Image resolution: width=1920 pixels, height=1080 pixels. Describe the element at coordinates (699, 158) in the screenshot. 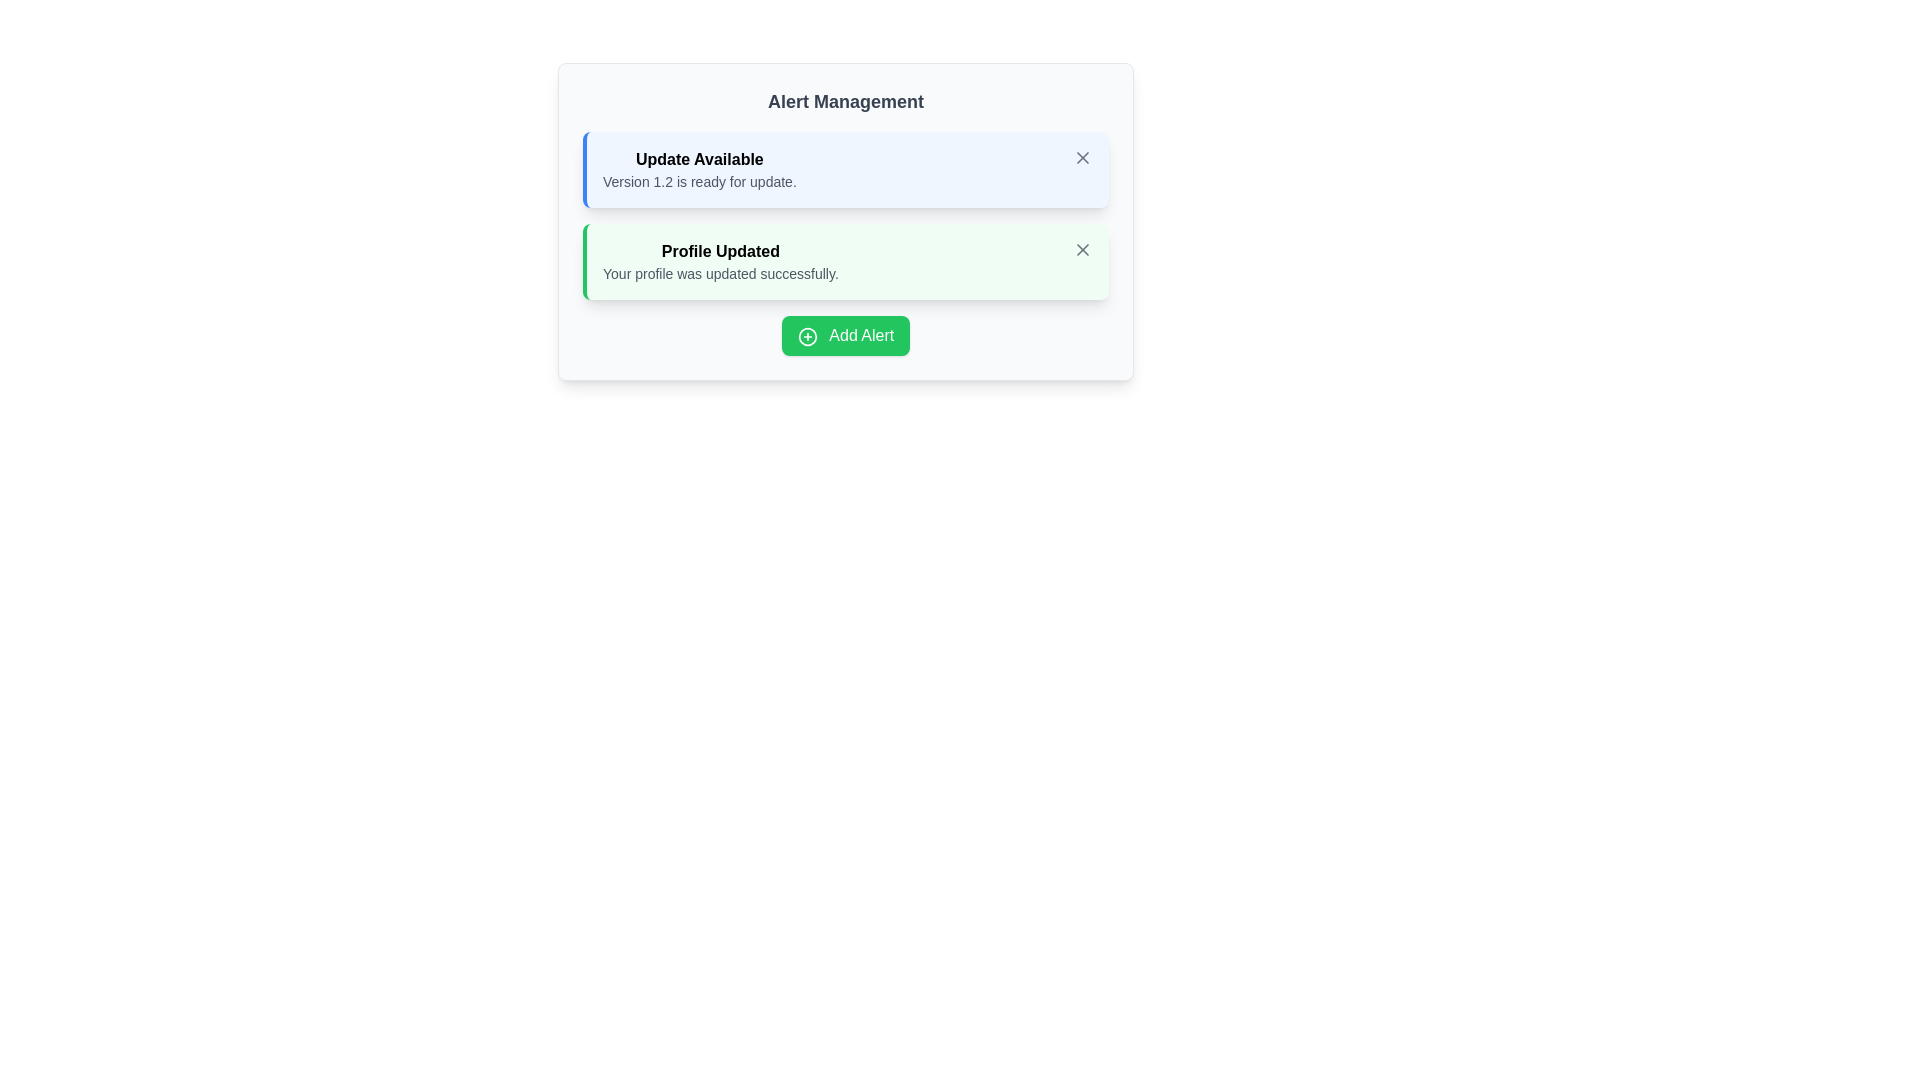

I see `the 'Update Available' text label, which is styled as a header in bold font within the top alert box of the 'Alert Management' area` at that location.